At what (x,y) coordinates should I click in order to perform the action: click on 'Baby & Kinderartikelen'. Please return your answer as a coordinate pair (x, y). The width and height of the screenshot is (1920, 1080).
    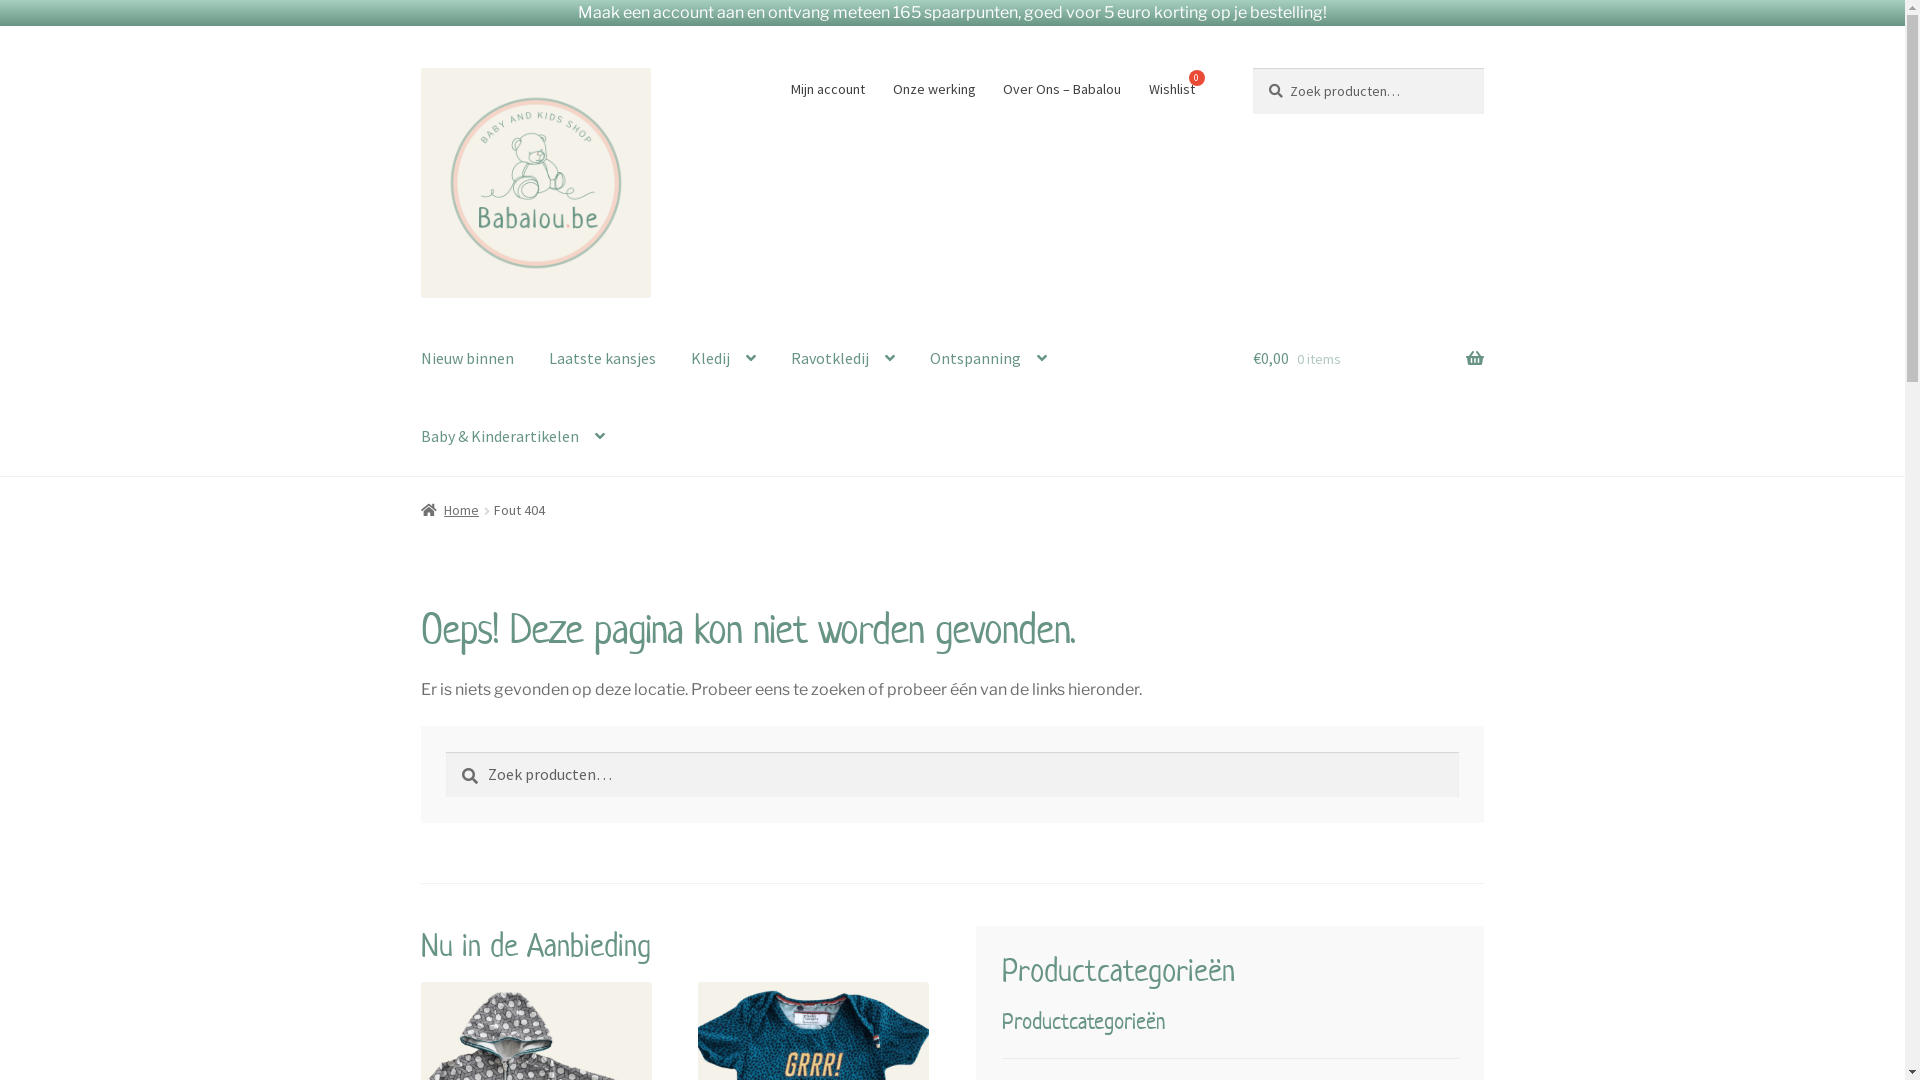
    Looking at the image, I should click on (403, 435).